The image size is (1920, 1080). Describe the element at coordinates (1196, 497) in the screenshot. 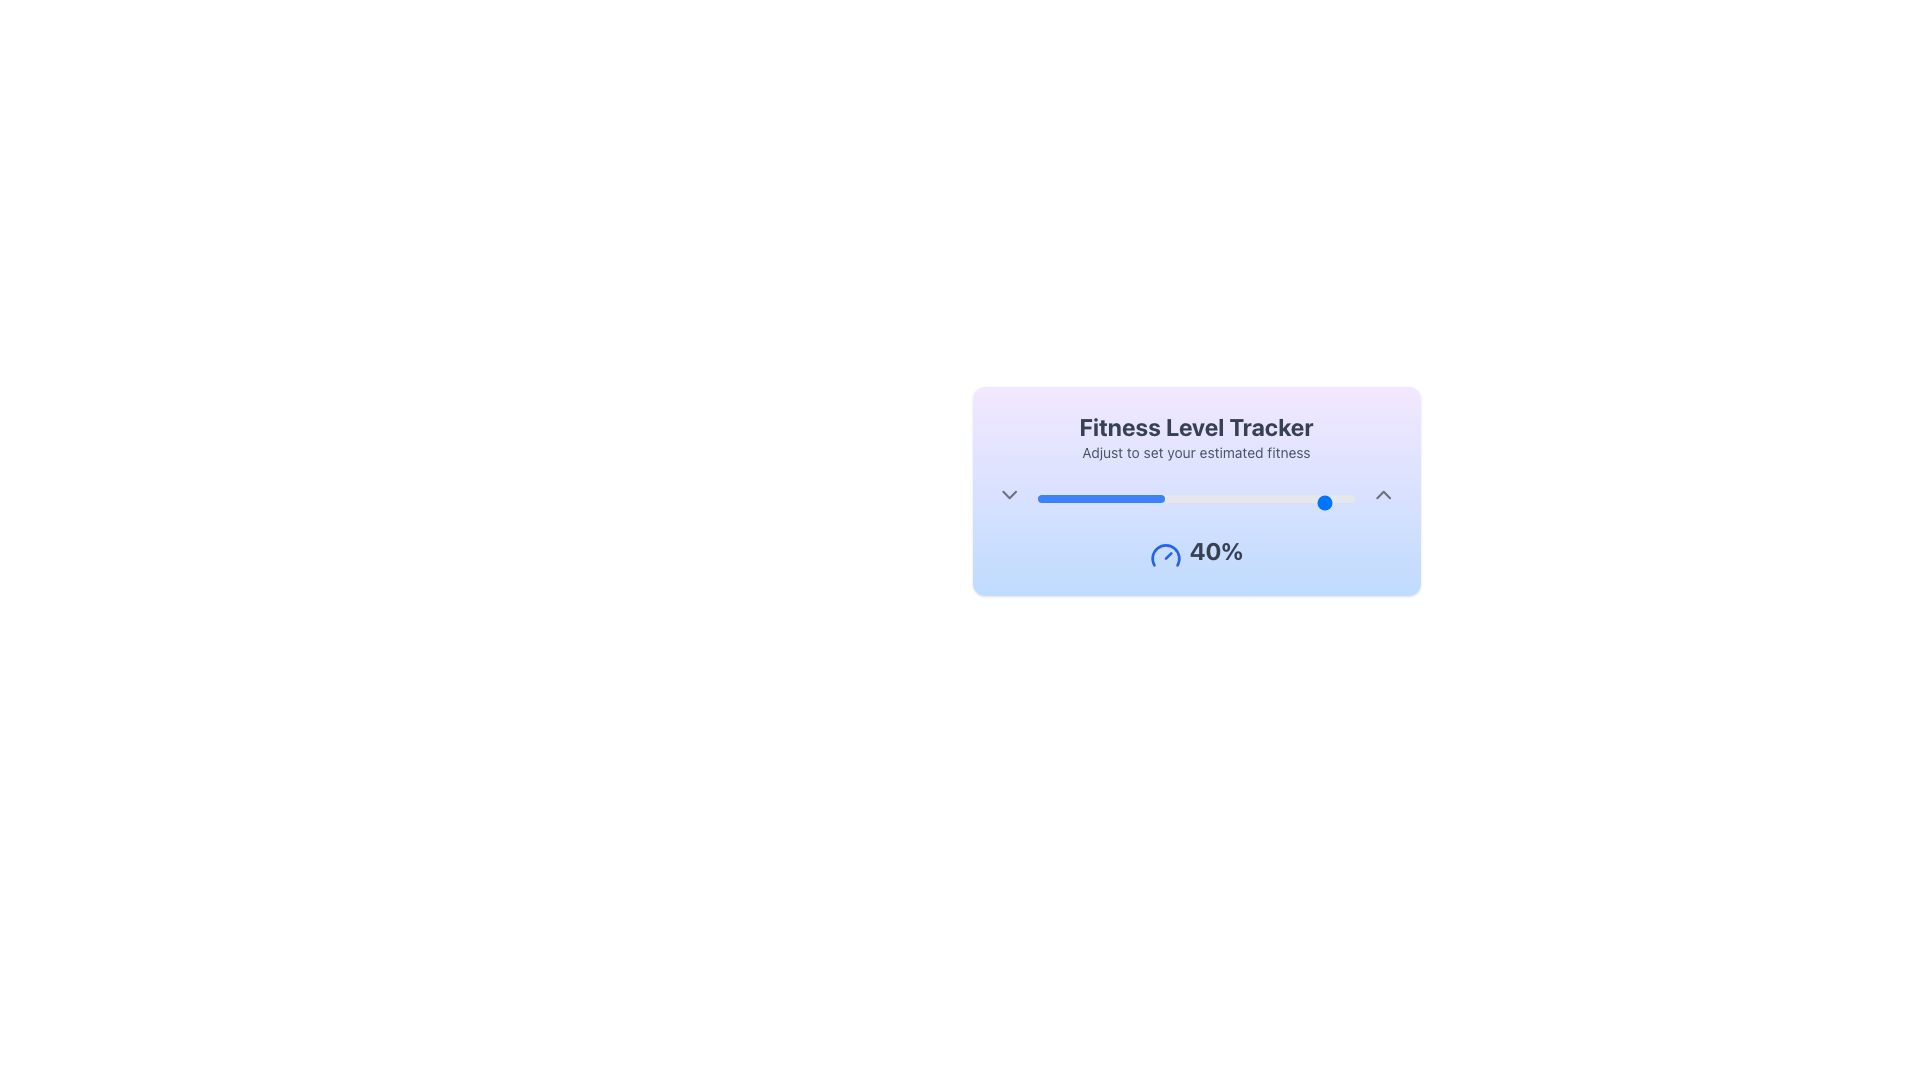

I see `the horizontal progress bar with a gray background and blue section indicating 40% progress, located near the center bottom of the 'Fitness Level Tracker' panel` at that location.